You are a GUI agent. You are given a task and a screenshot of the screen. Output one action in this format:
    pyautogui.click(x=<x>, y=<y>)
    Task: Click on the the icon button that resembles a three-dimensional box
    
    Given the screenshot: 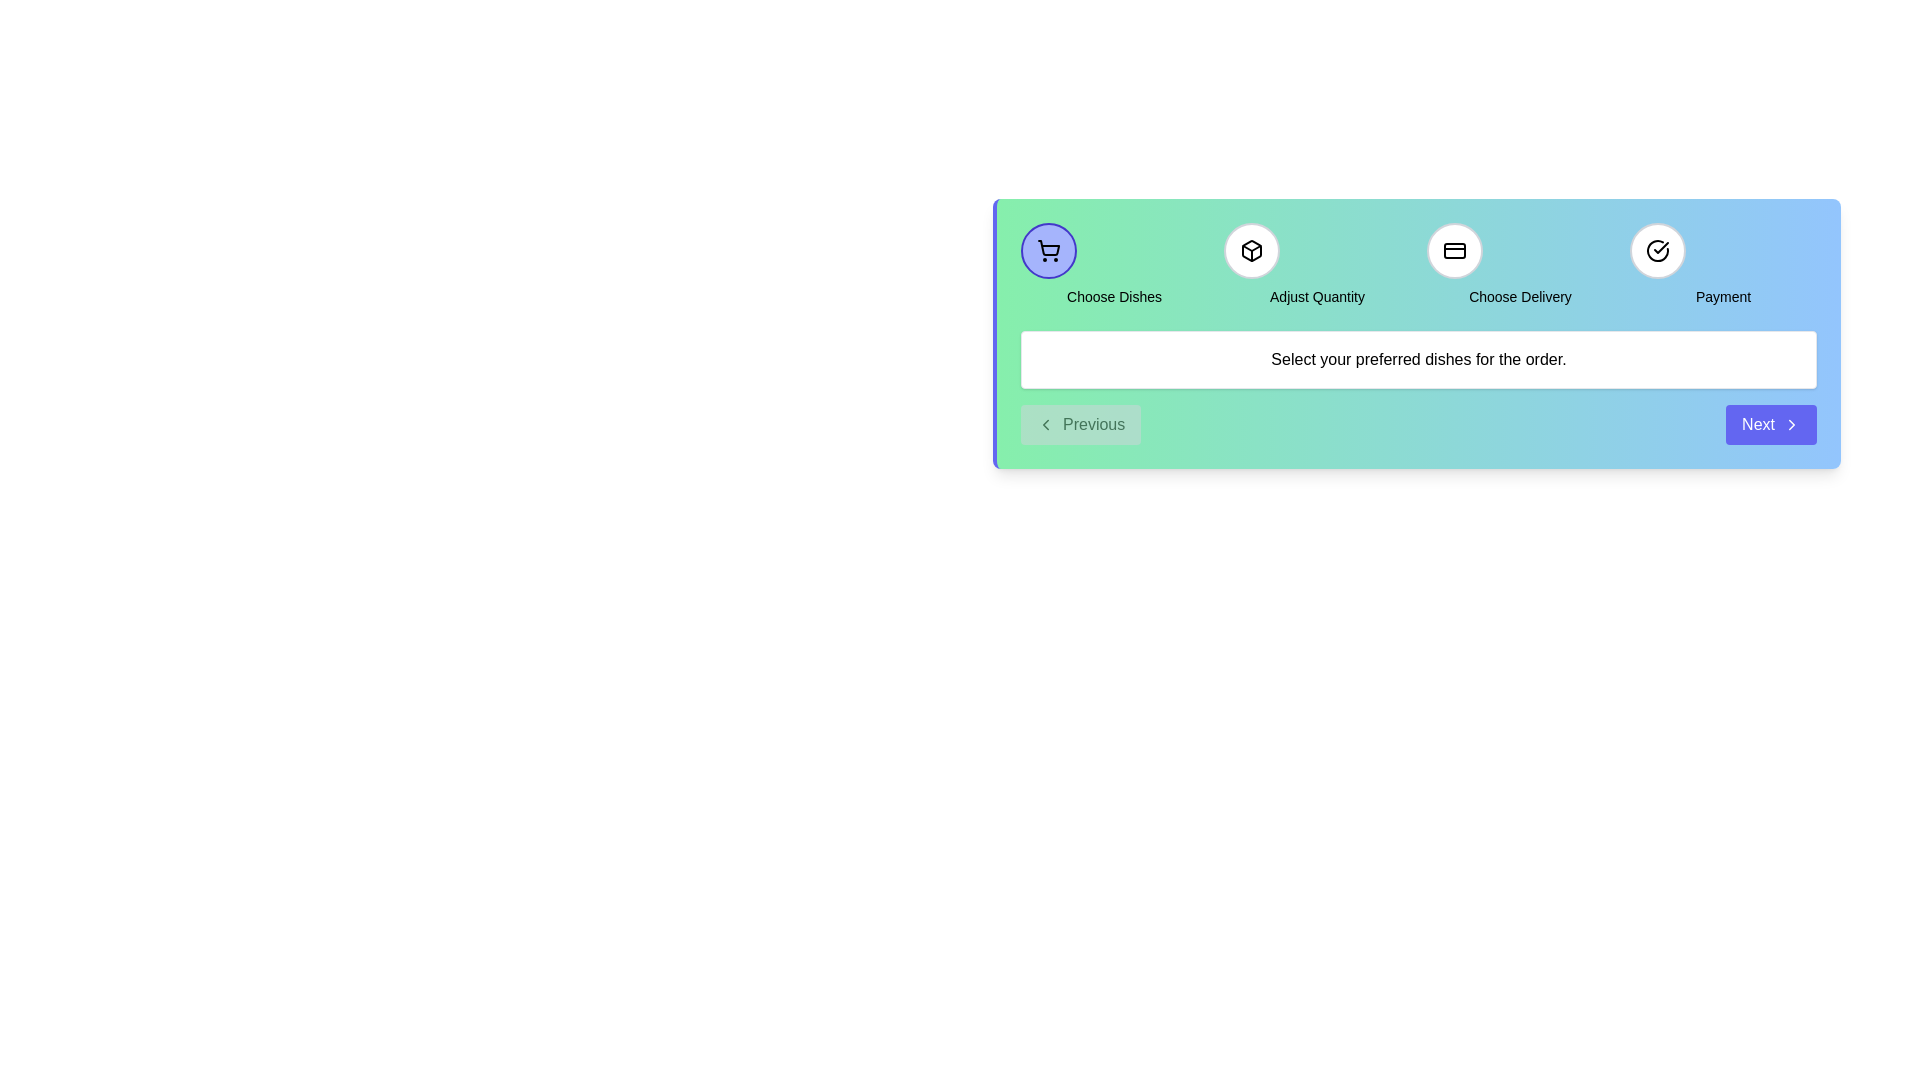 What is the action you would take?
    pyautogui.click(x=1251, y=249)
    